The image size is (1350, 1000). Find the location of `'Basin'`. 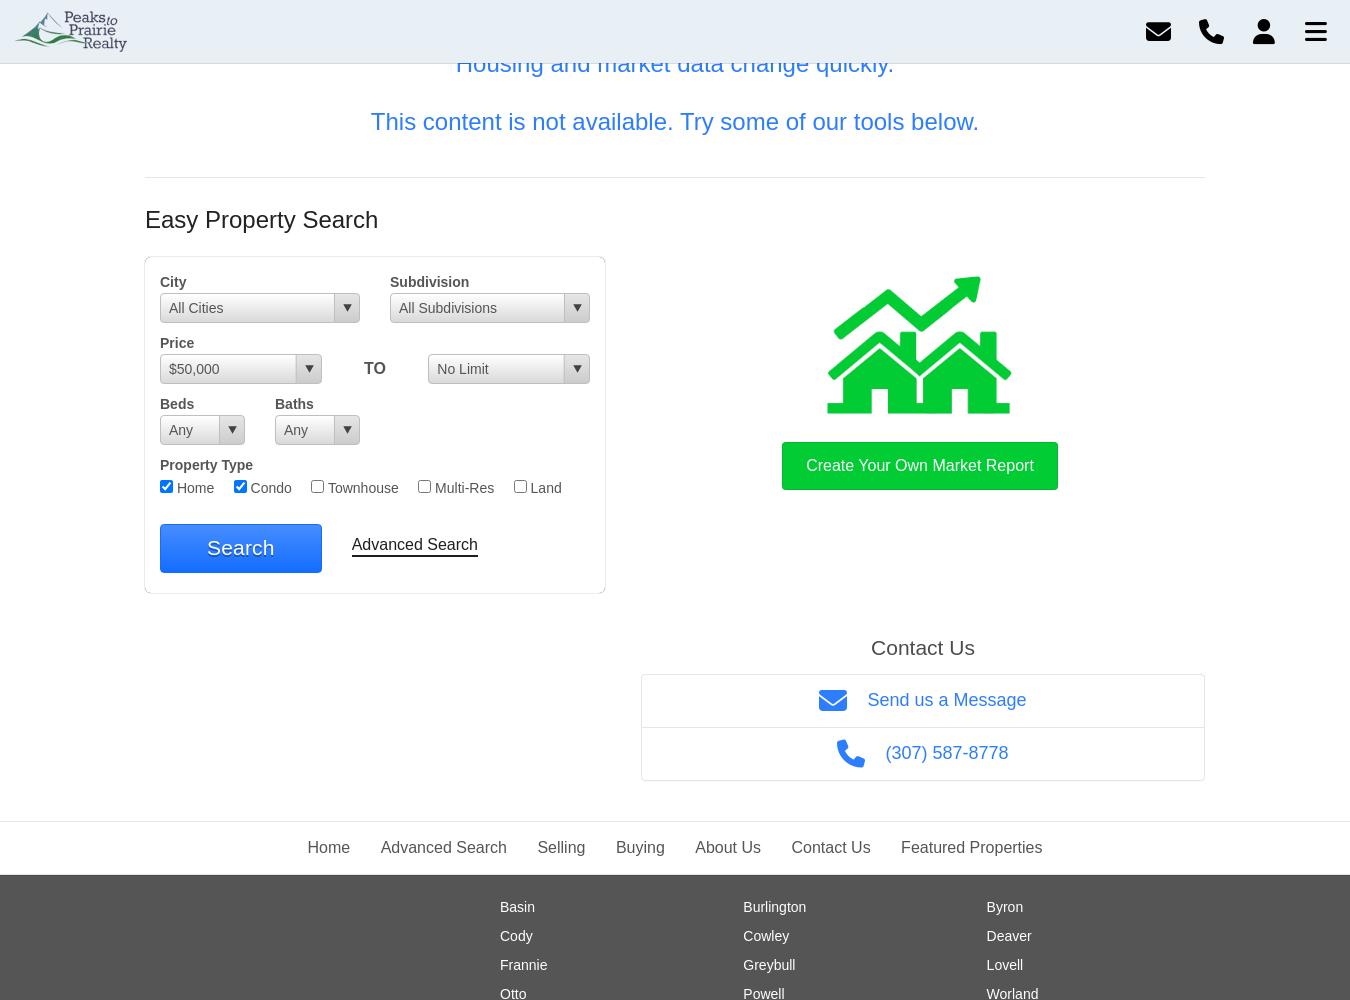

'Basin' is located at coordinates (516, 906).